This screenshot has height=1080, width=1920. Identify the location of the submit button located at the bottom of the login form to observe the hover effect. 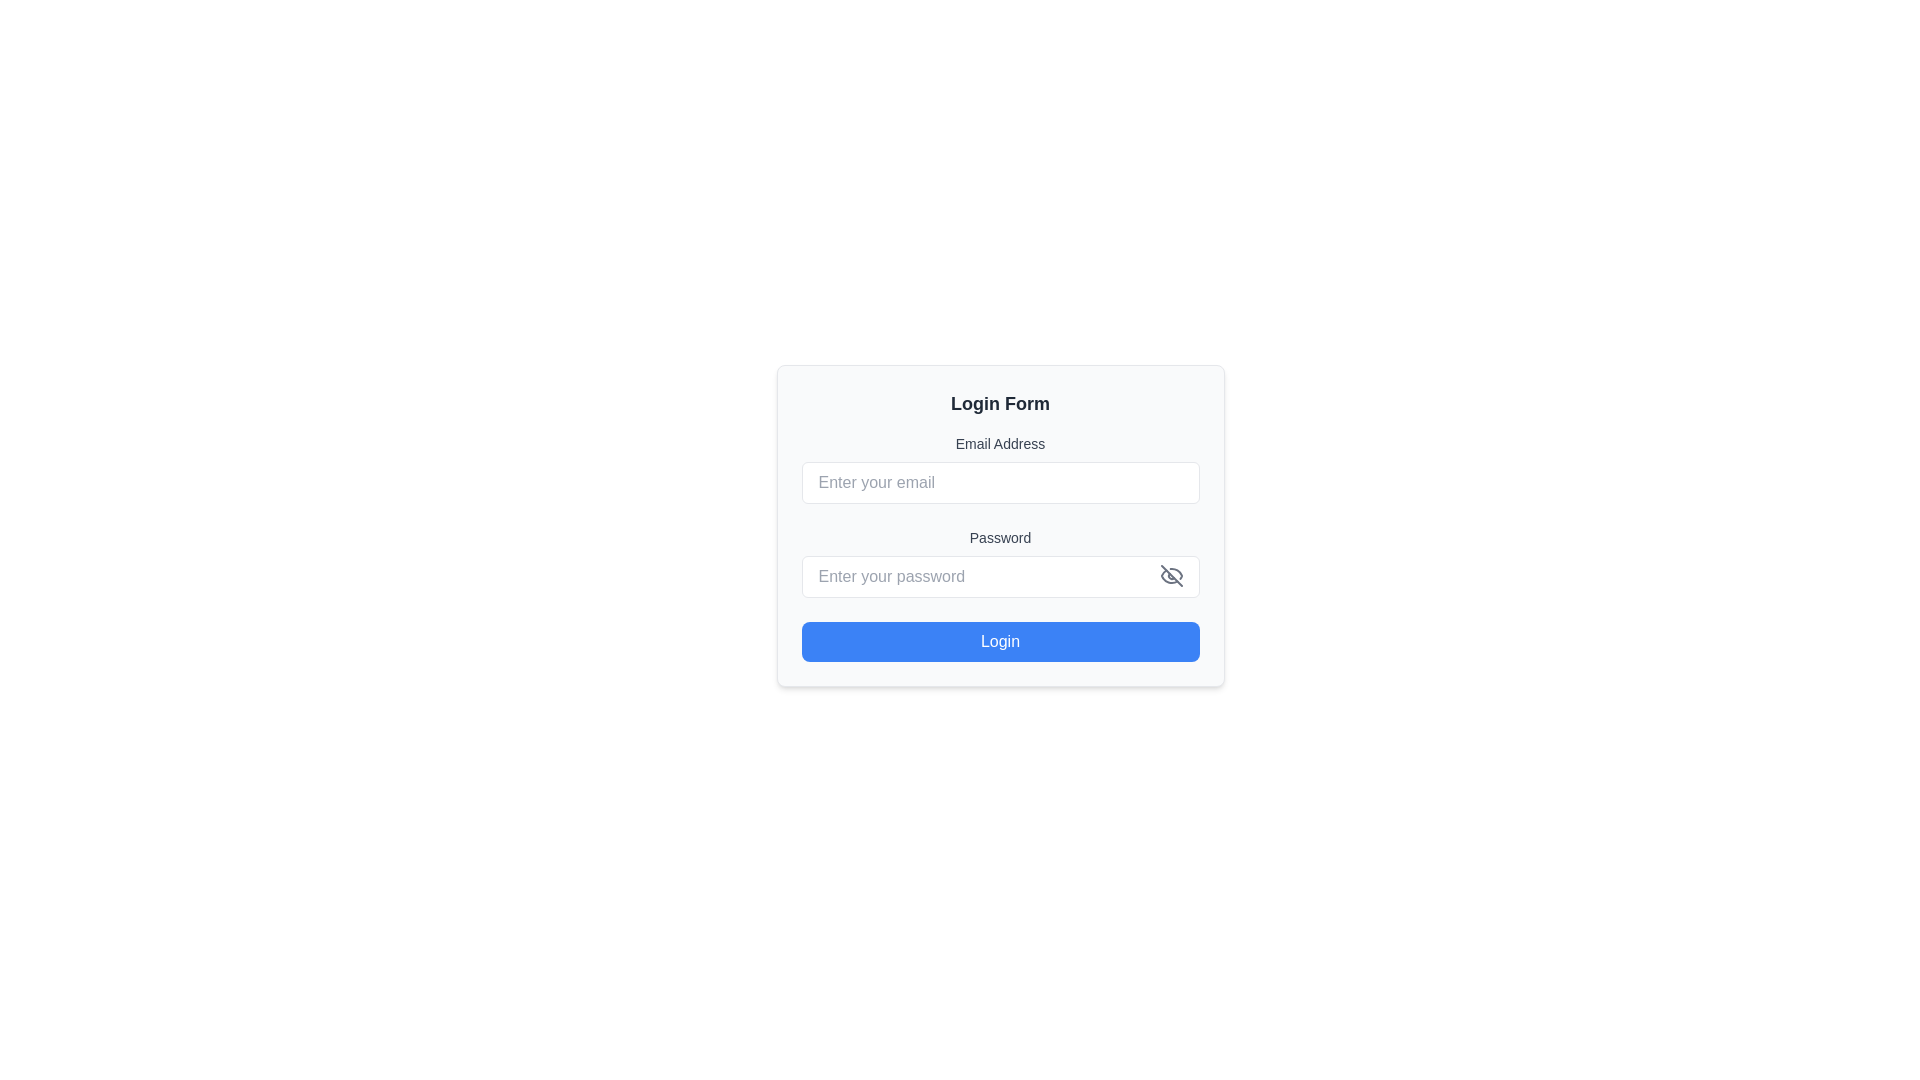
(1000, 641).